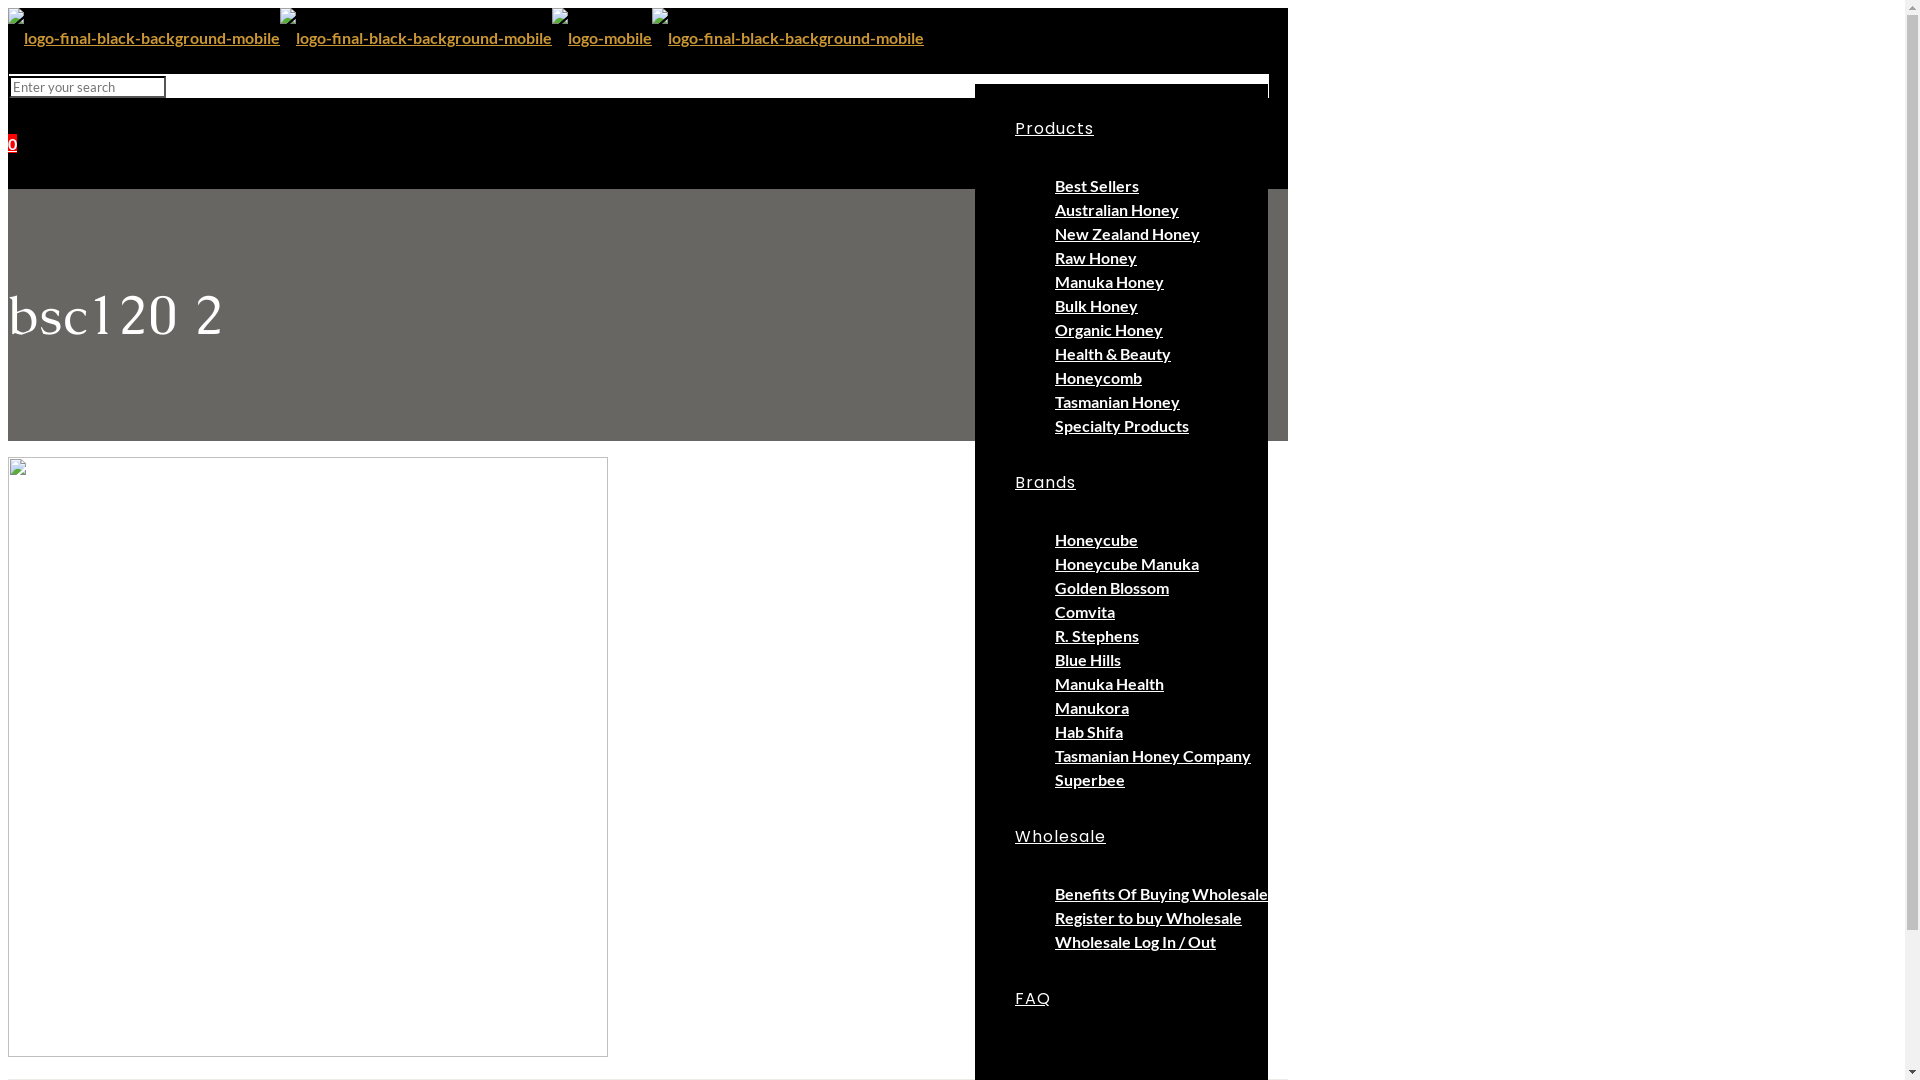 The image size is (1920, 1080). What do you see at coordinates (12, 142) in the screenshot?
I see `'0'` at bounding box center [12, 142].